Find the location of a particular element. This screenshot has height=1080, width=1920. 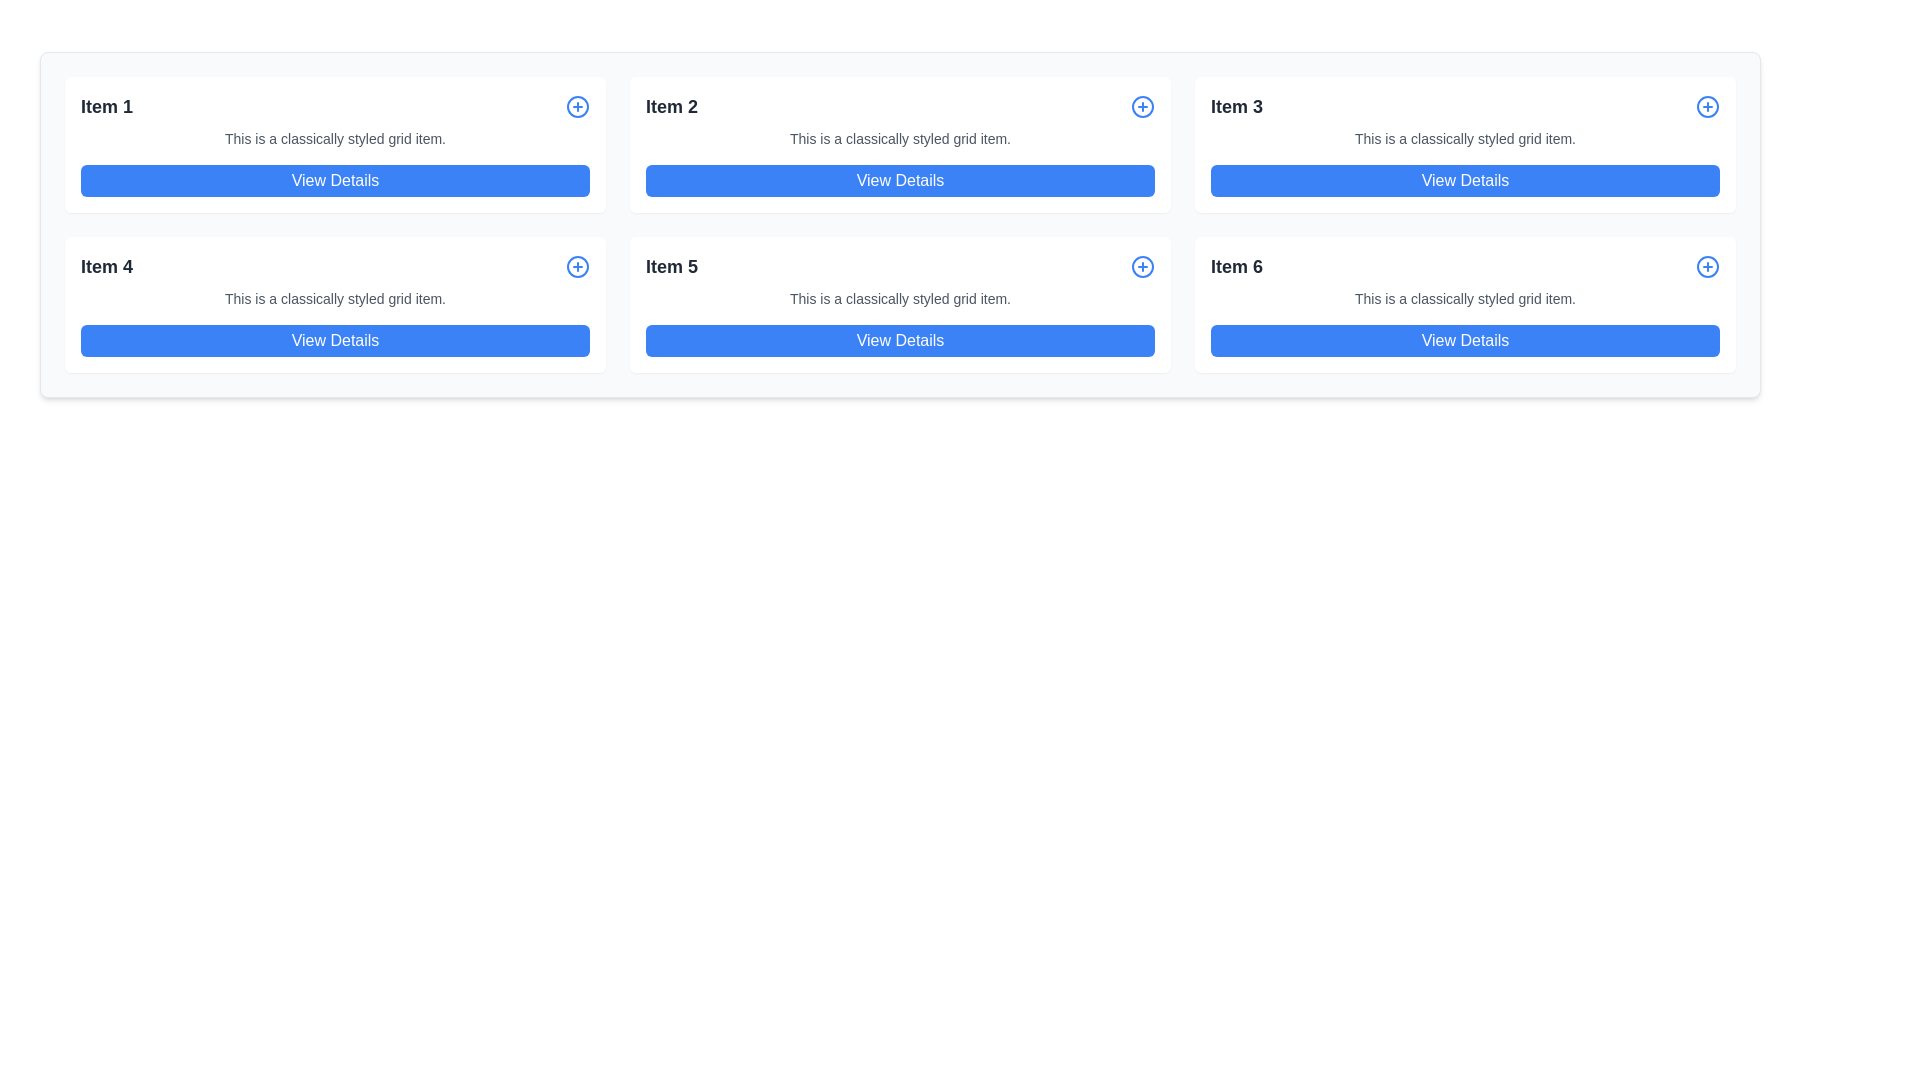

the text label reading 'This is a classically styled grid item.' which is located below the heading 'Item 1' and above the 'View Details' button within the first grid item is located at coordinates (335, 137).